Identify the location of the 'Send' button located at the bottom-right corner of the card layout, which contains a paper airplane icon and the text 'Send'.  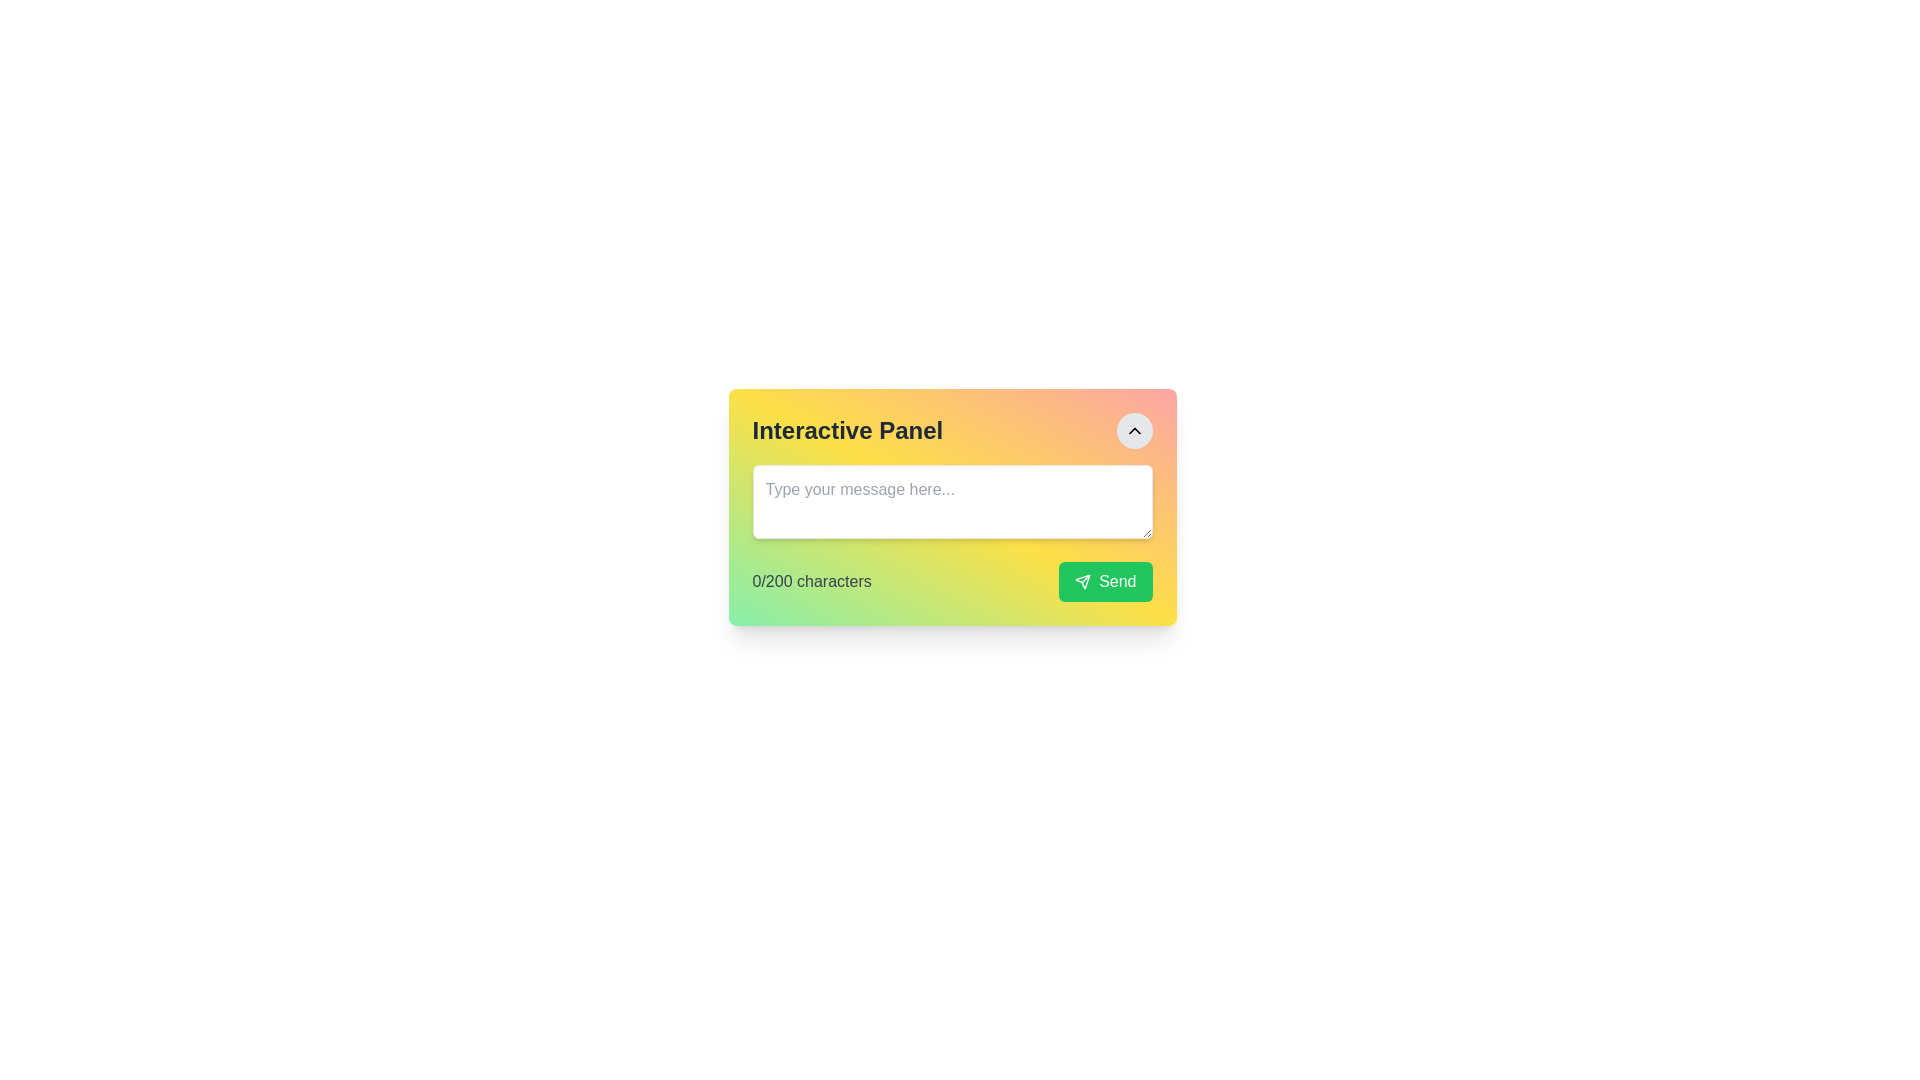
(1116, 582).